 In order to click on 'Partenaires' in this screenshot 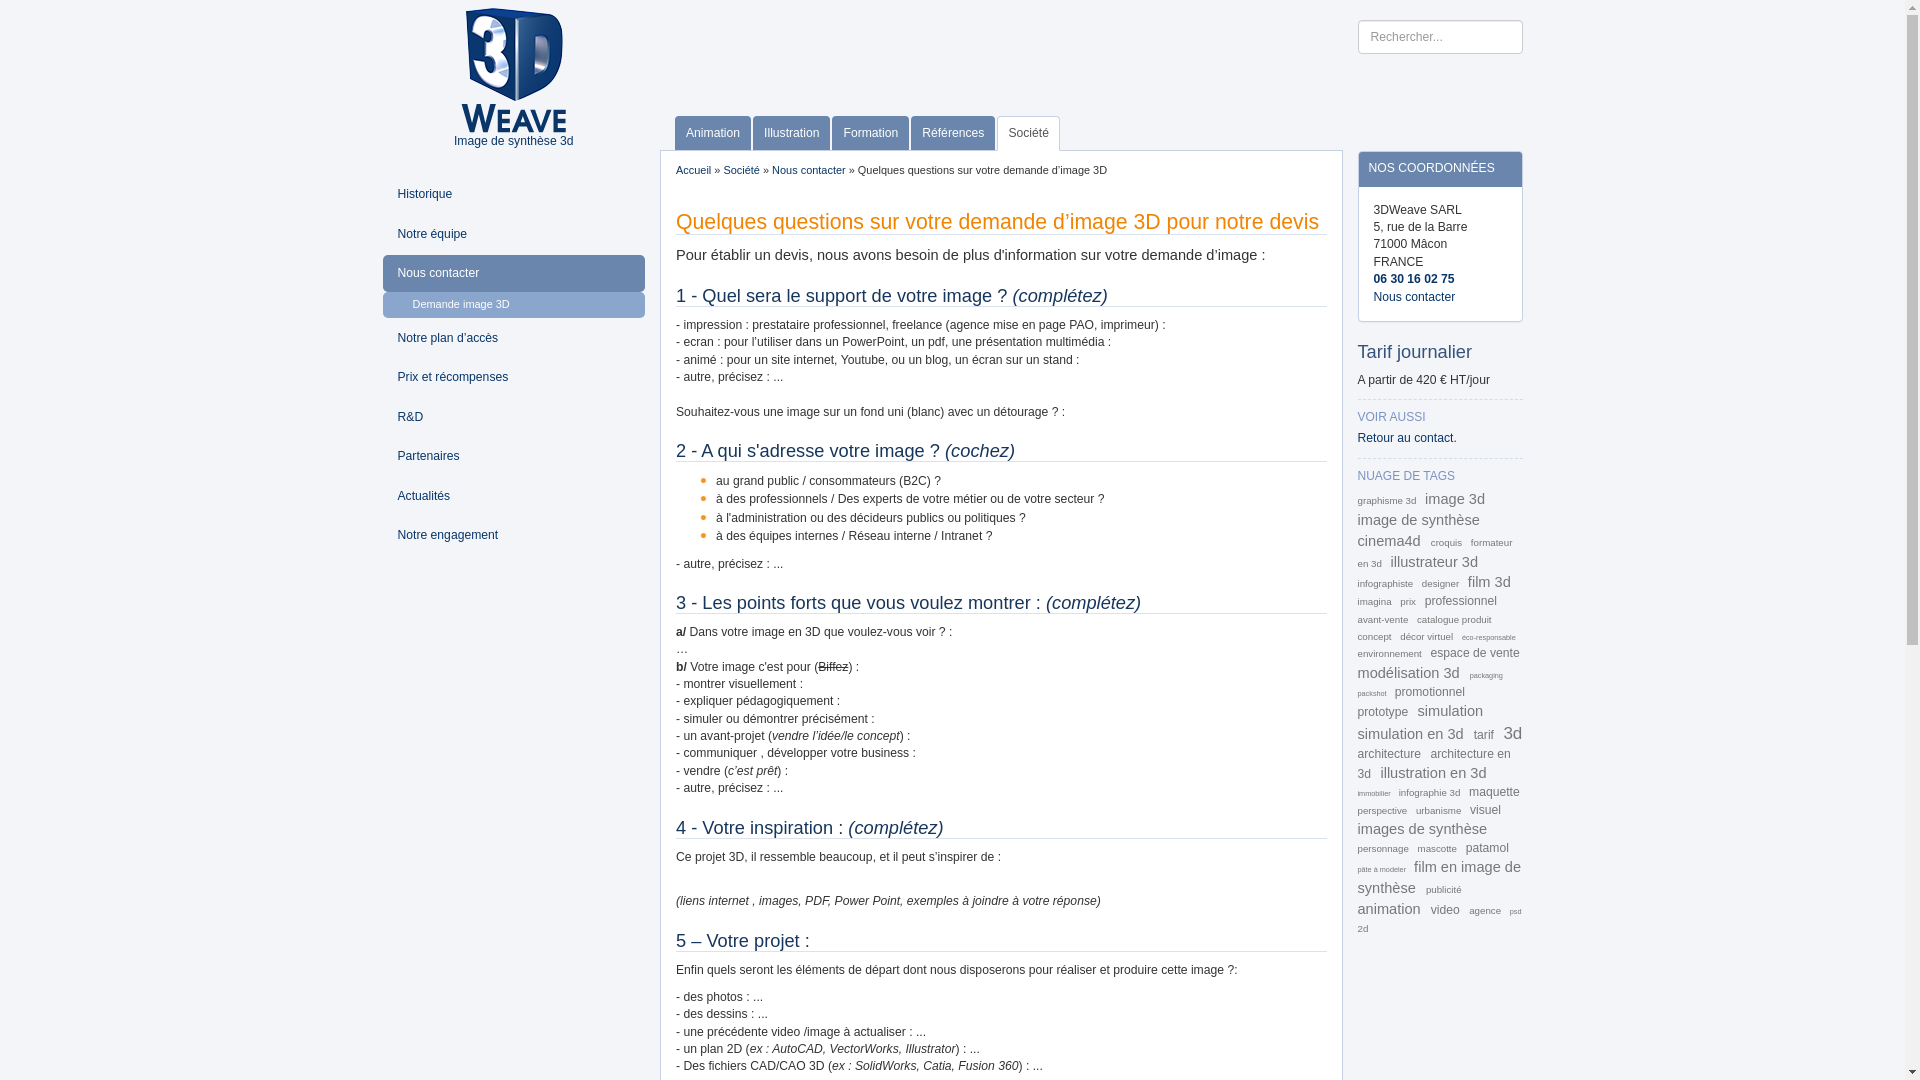, I will do `click(513, 456)`.